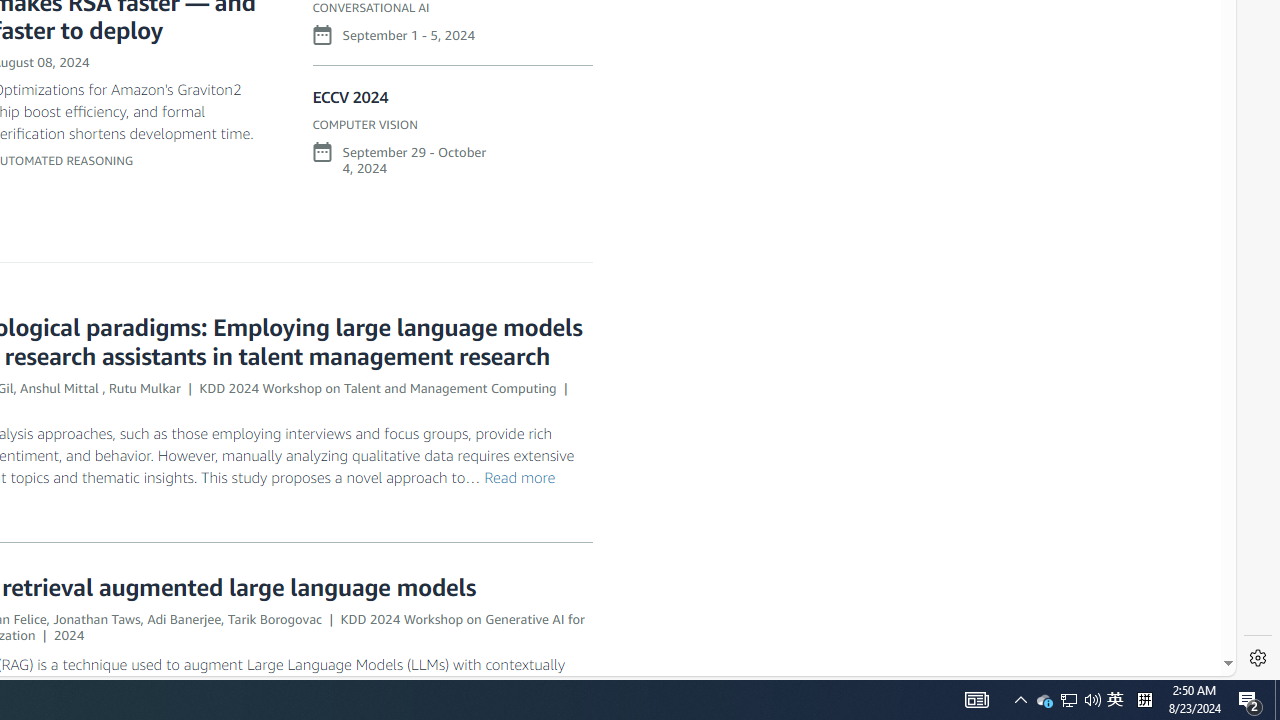 The image size is (1280, 720). I want to click on 'ECCV 2024', so click(350, 97).